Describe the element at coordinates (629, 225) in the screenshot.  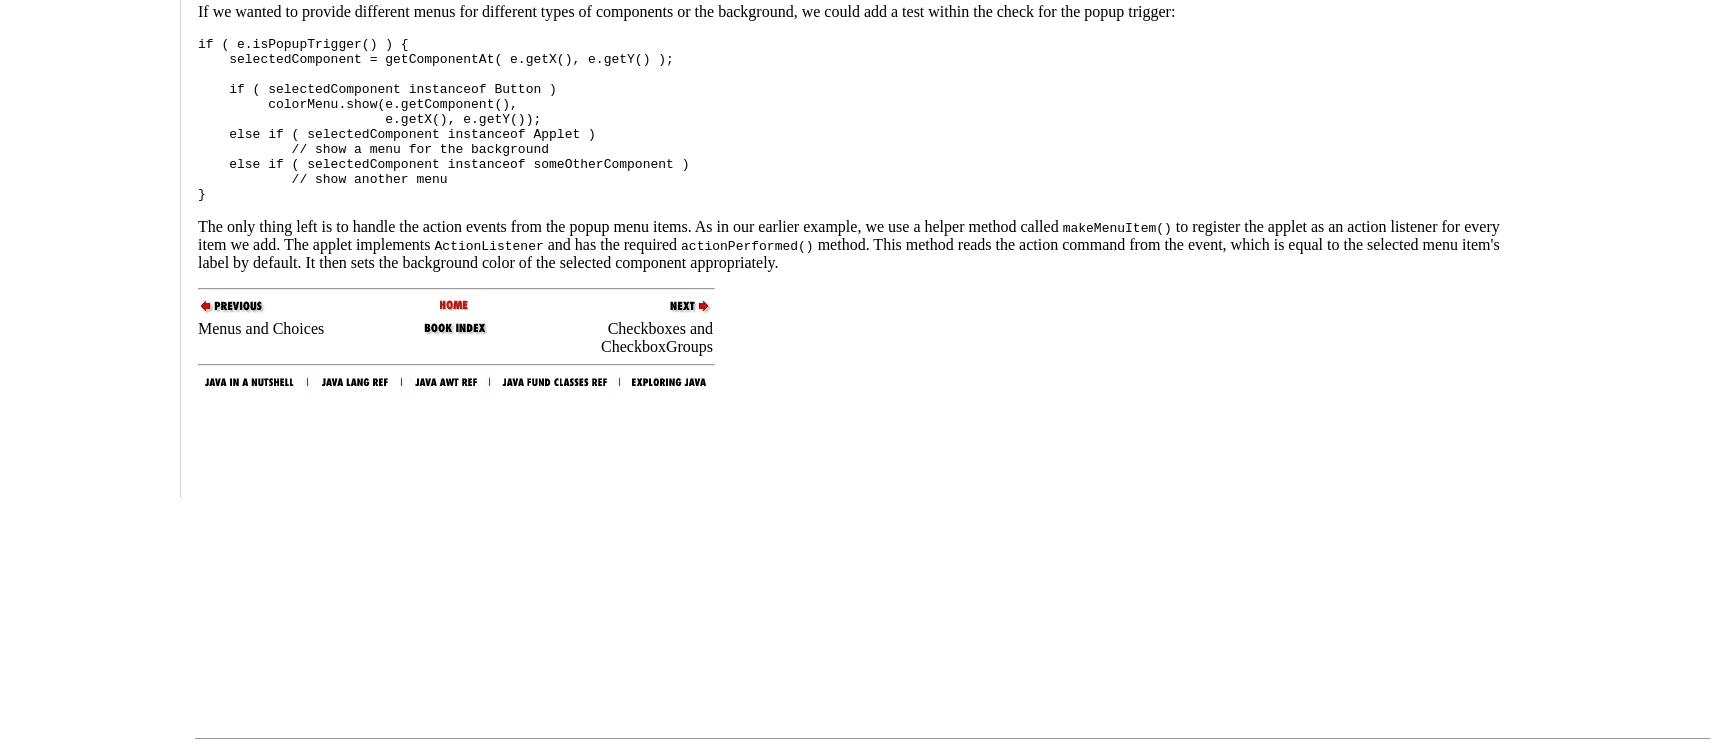
I see `'The only thing left is to handle the action events from the popup menu
items. As in our earlier example, we use a helper method called'` at that location.